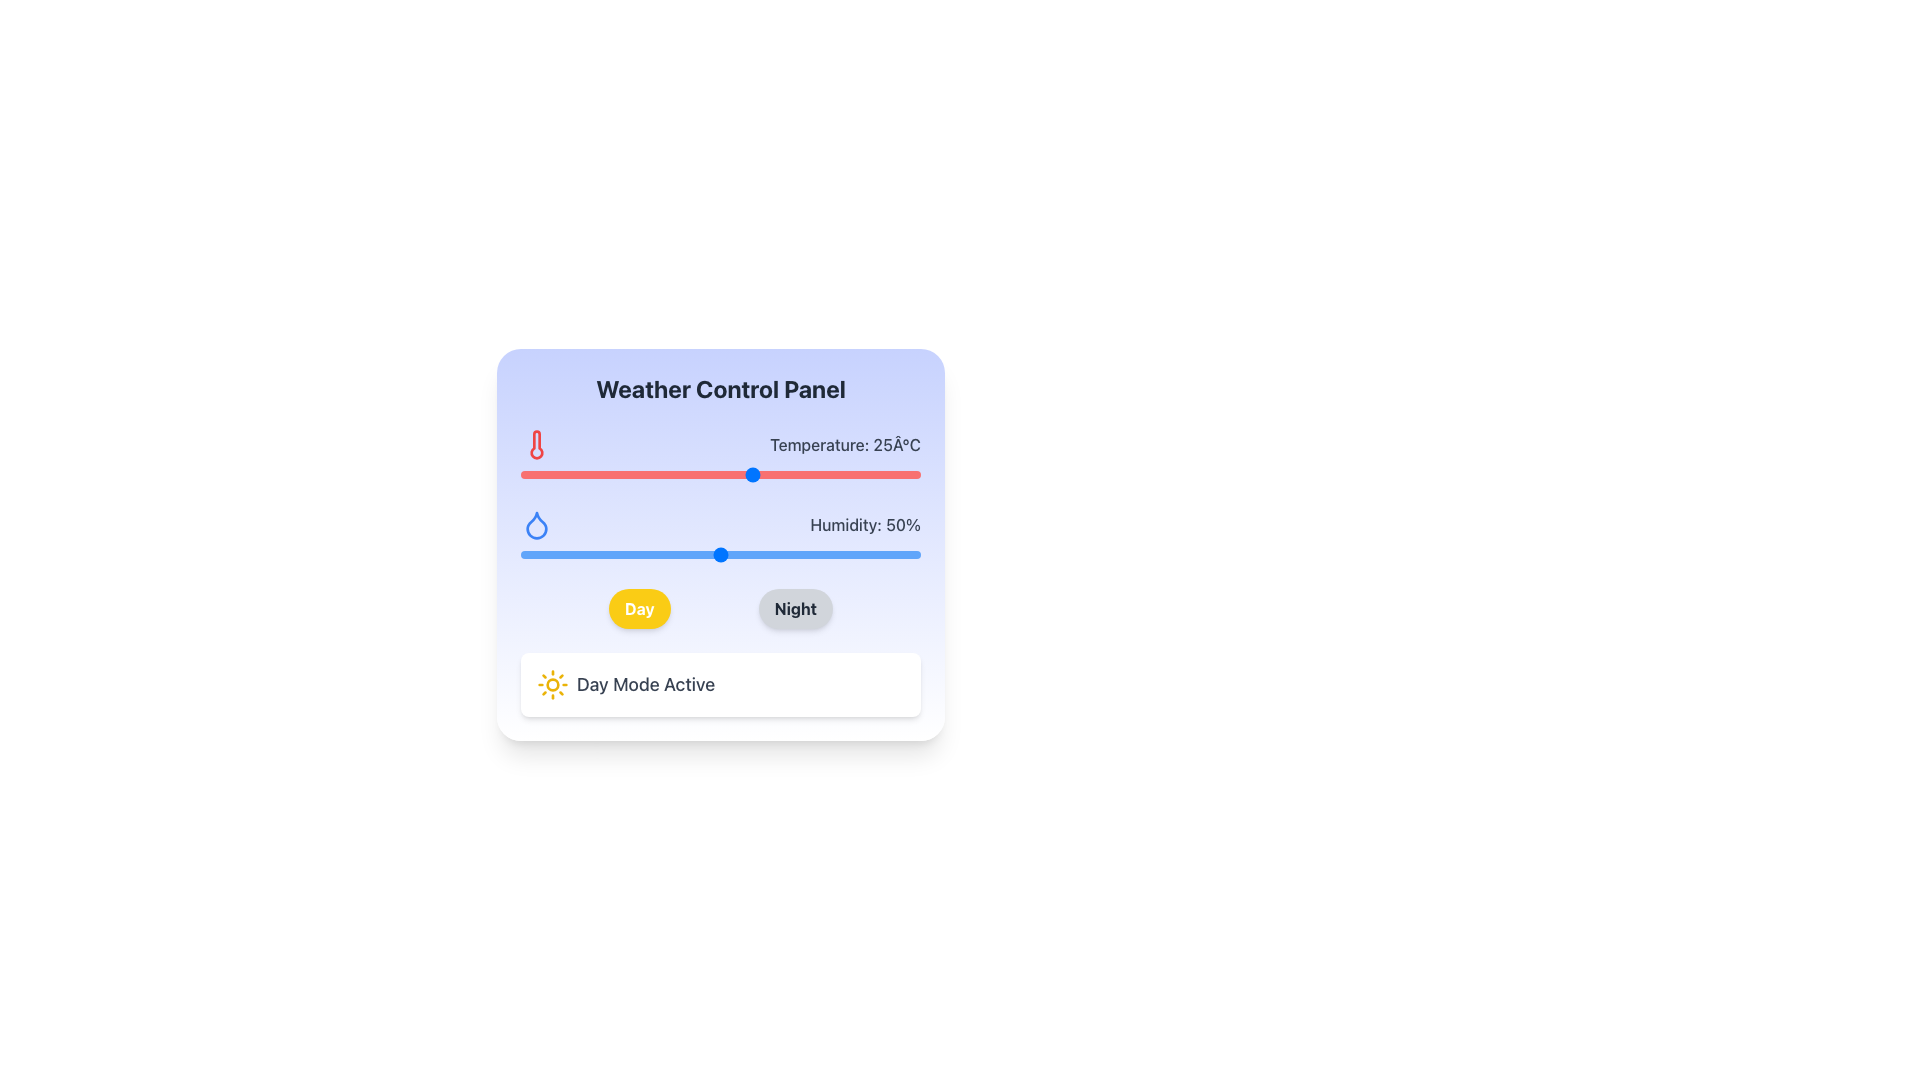  I want to click on the informational Text Label that displays the current humidity level percentage, which is located near the center-right side of the interface, below the 'Temperature' label, so click(865, 523).